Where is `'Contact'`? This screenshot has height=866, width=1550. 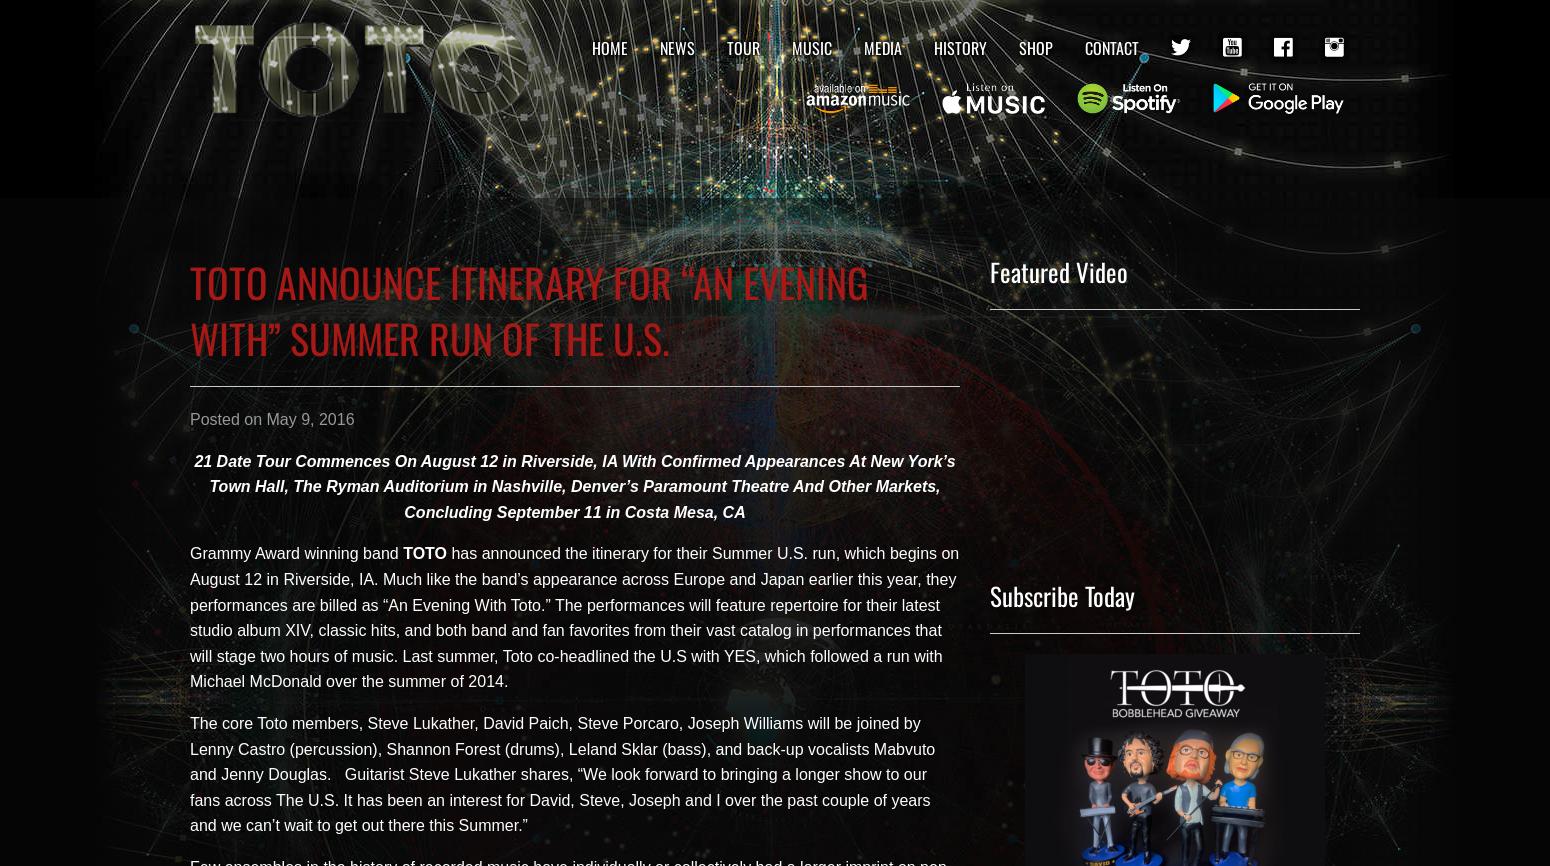 'Contact' is located at coordinates (1085, 47).